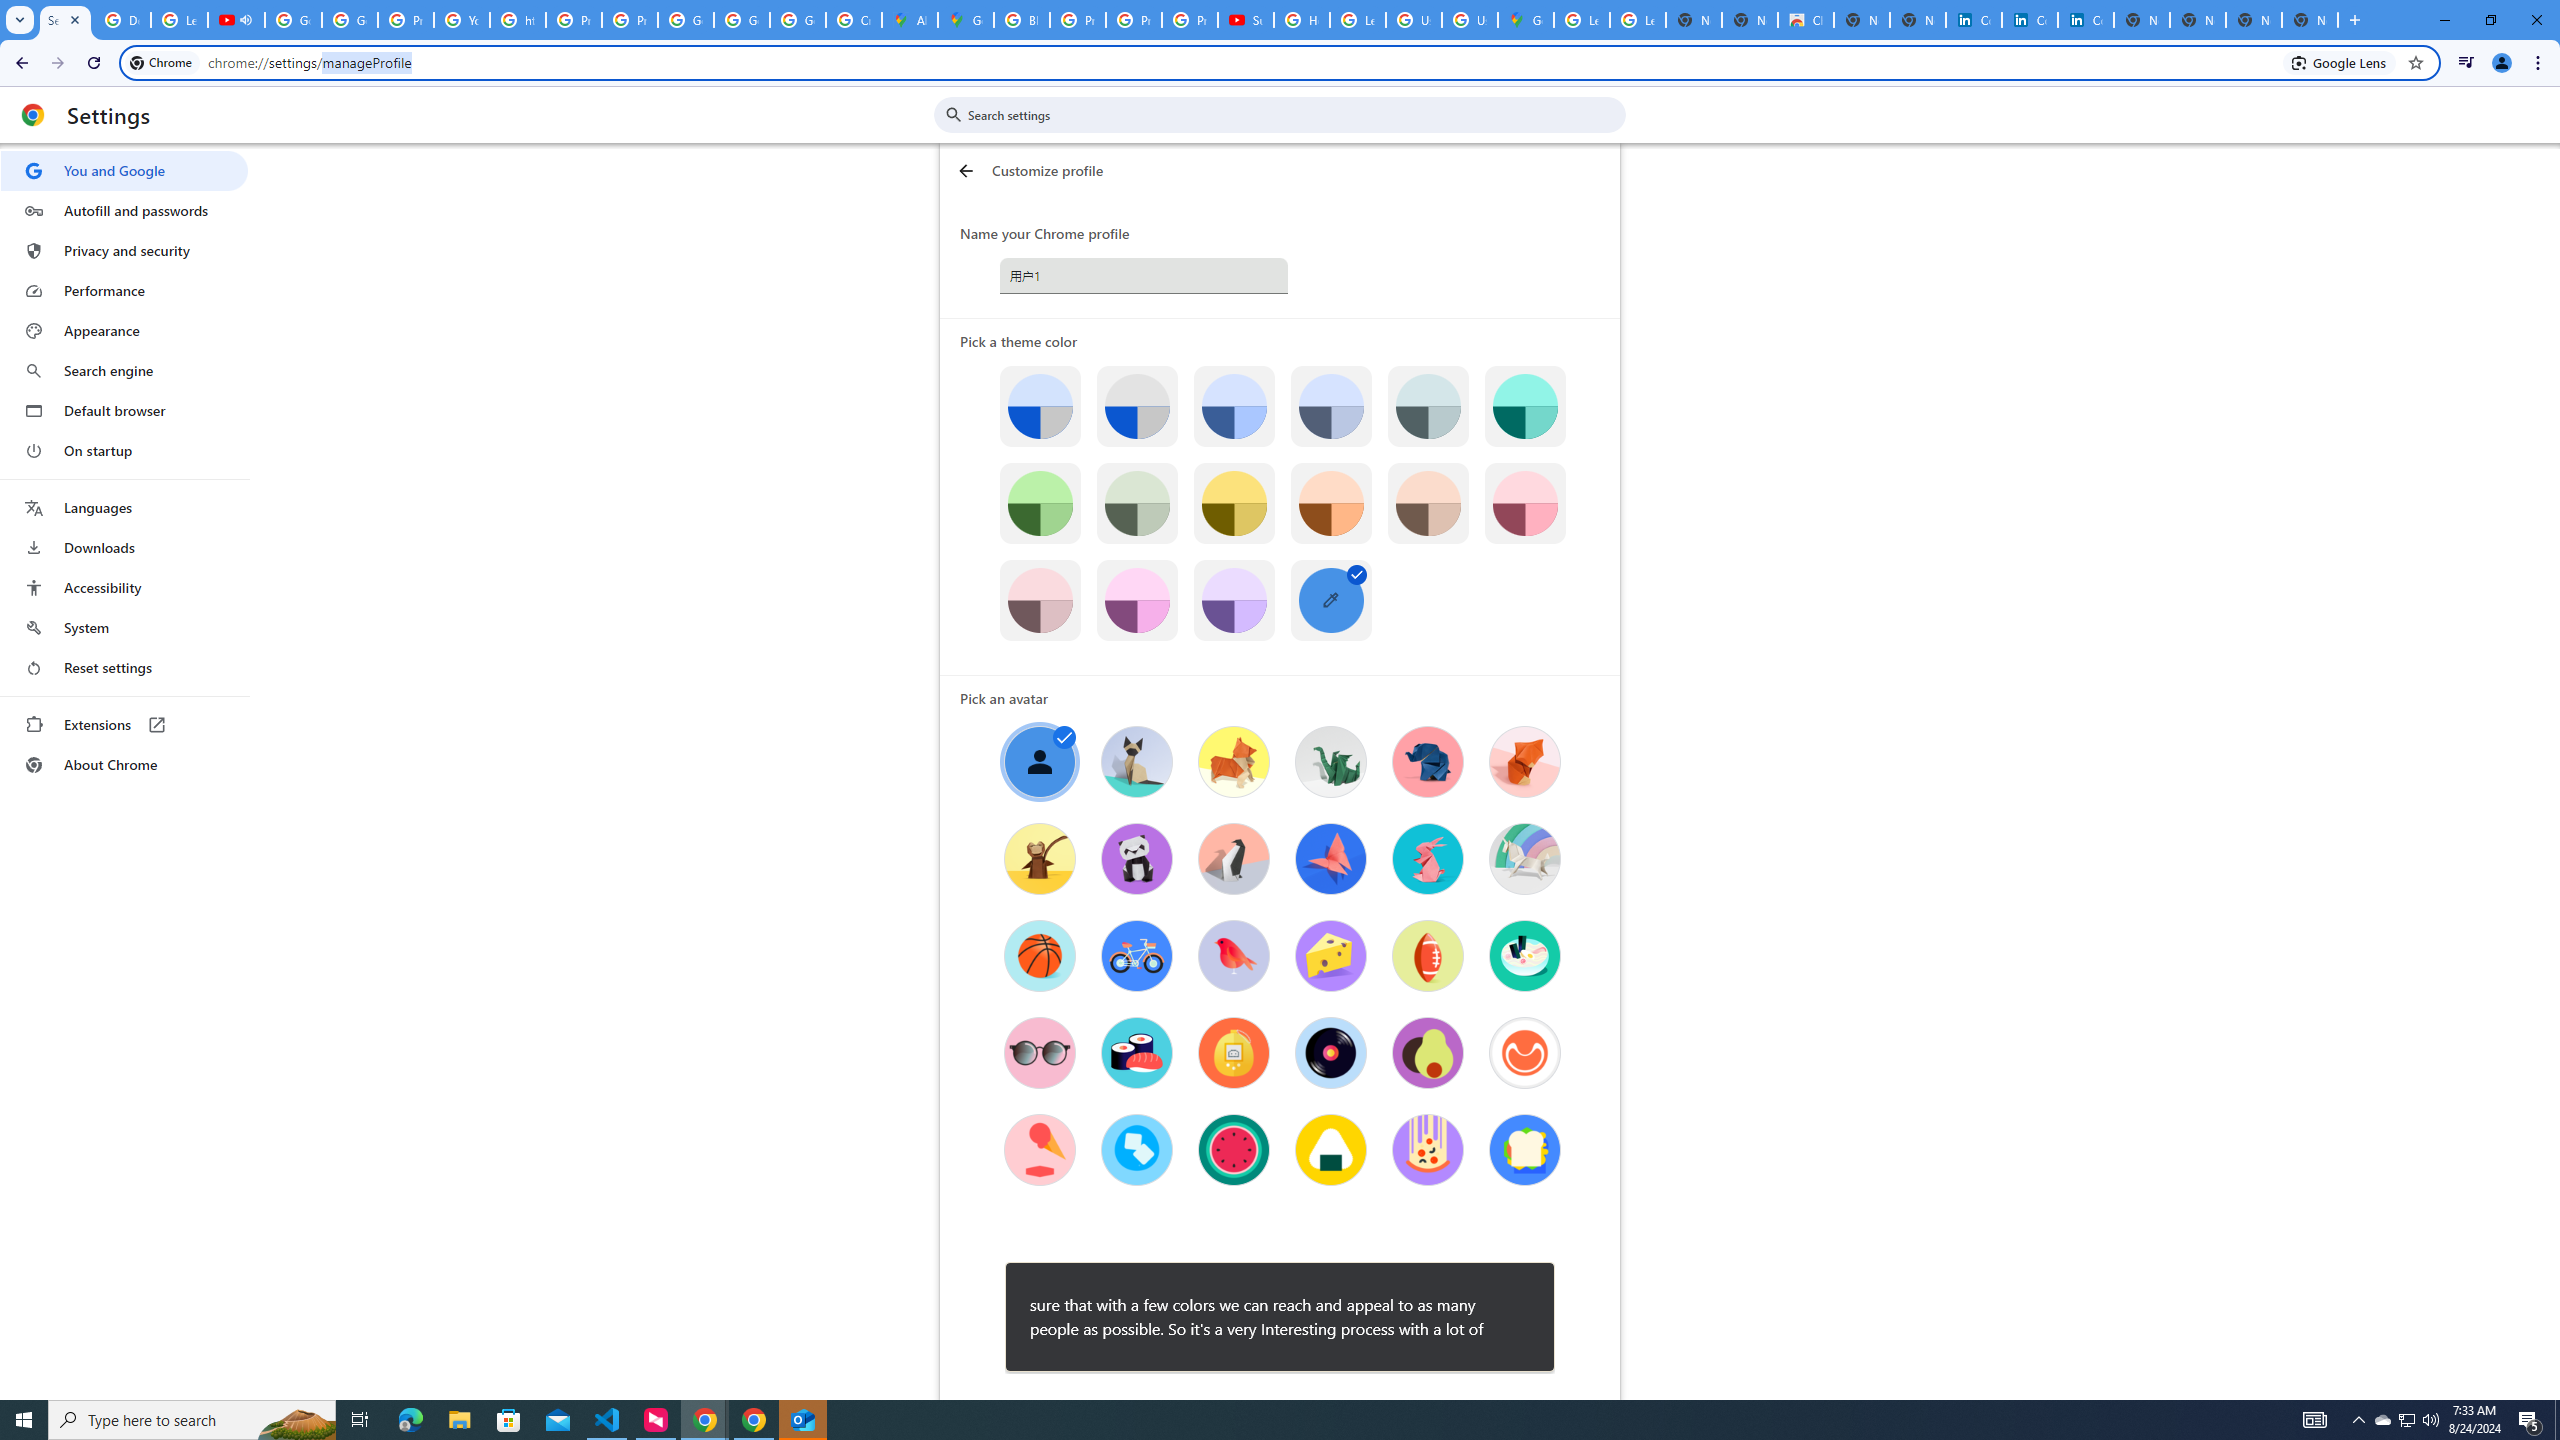  I want to click on 'AutomationID: menu', so click(125, 467).